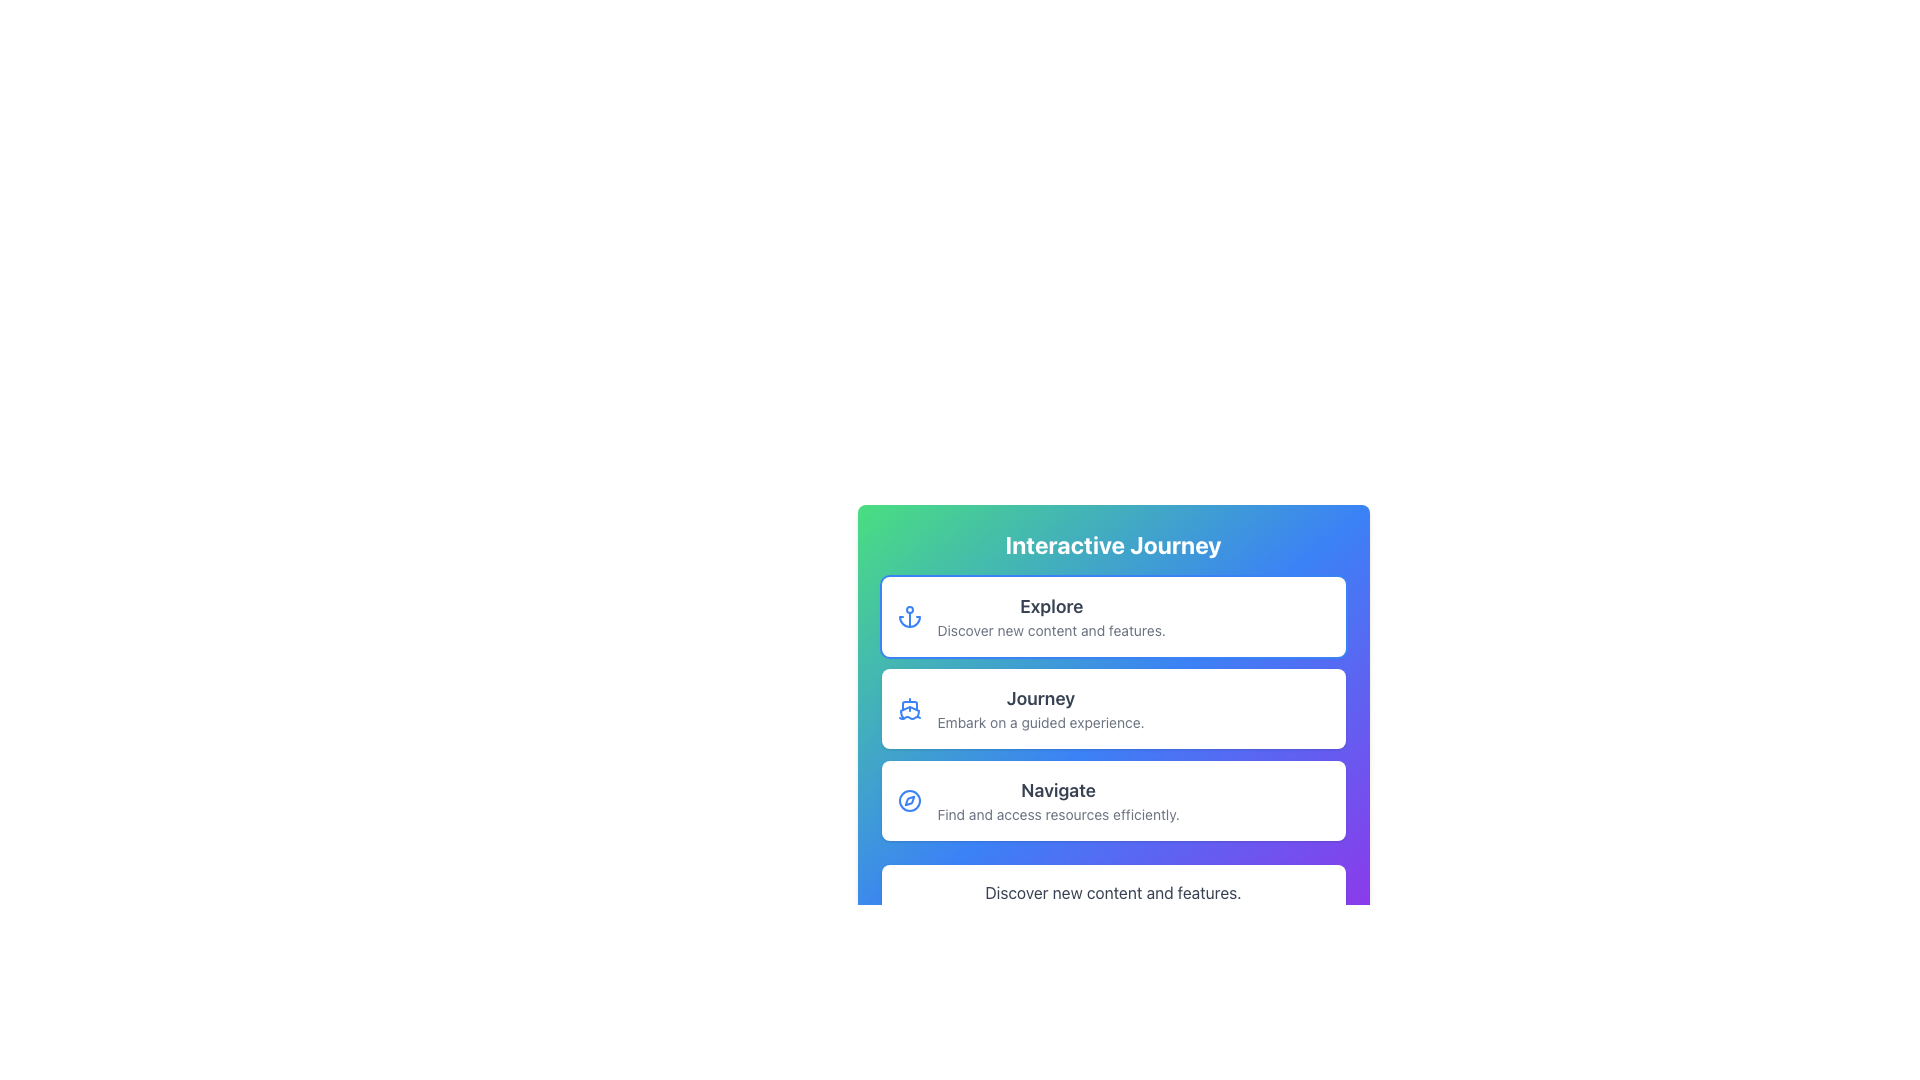 The height and width of the screenshot is (1080, 1920). Describe the element at coordinates (1057, 800) in the screenshot. I see `text of the third option in the 'Interactive Journey' section, which serves as a descriptive label for a feature` at that location.